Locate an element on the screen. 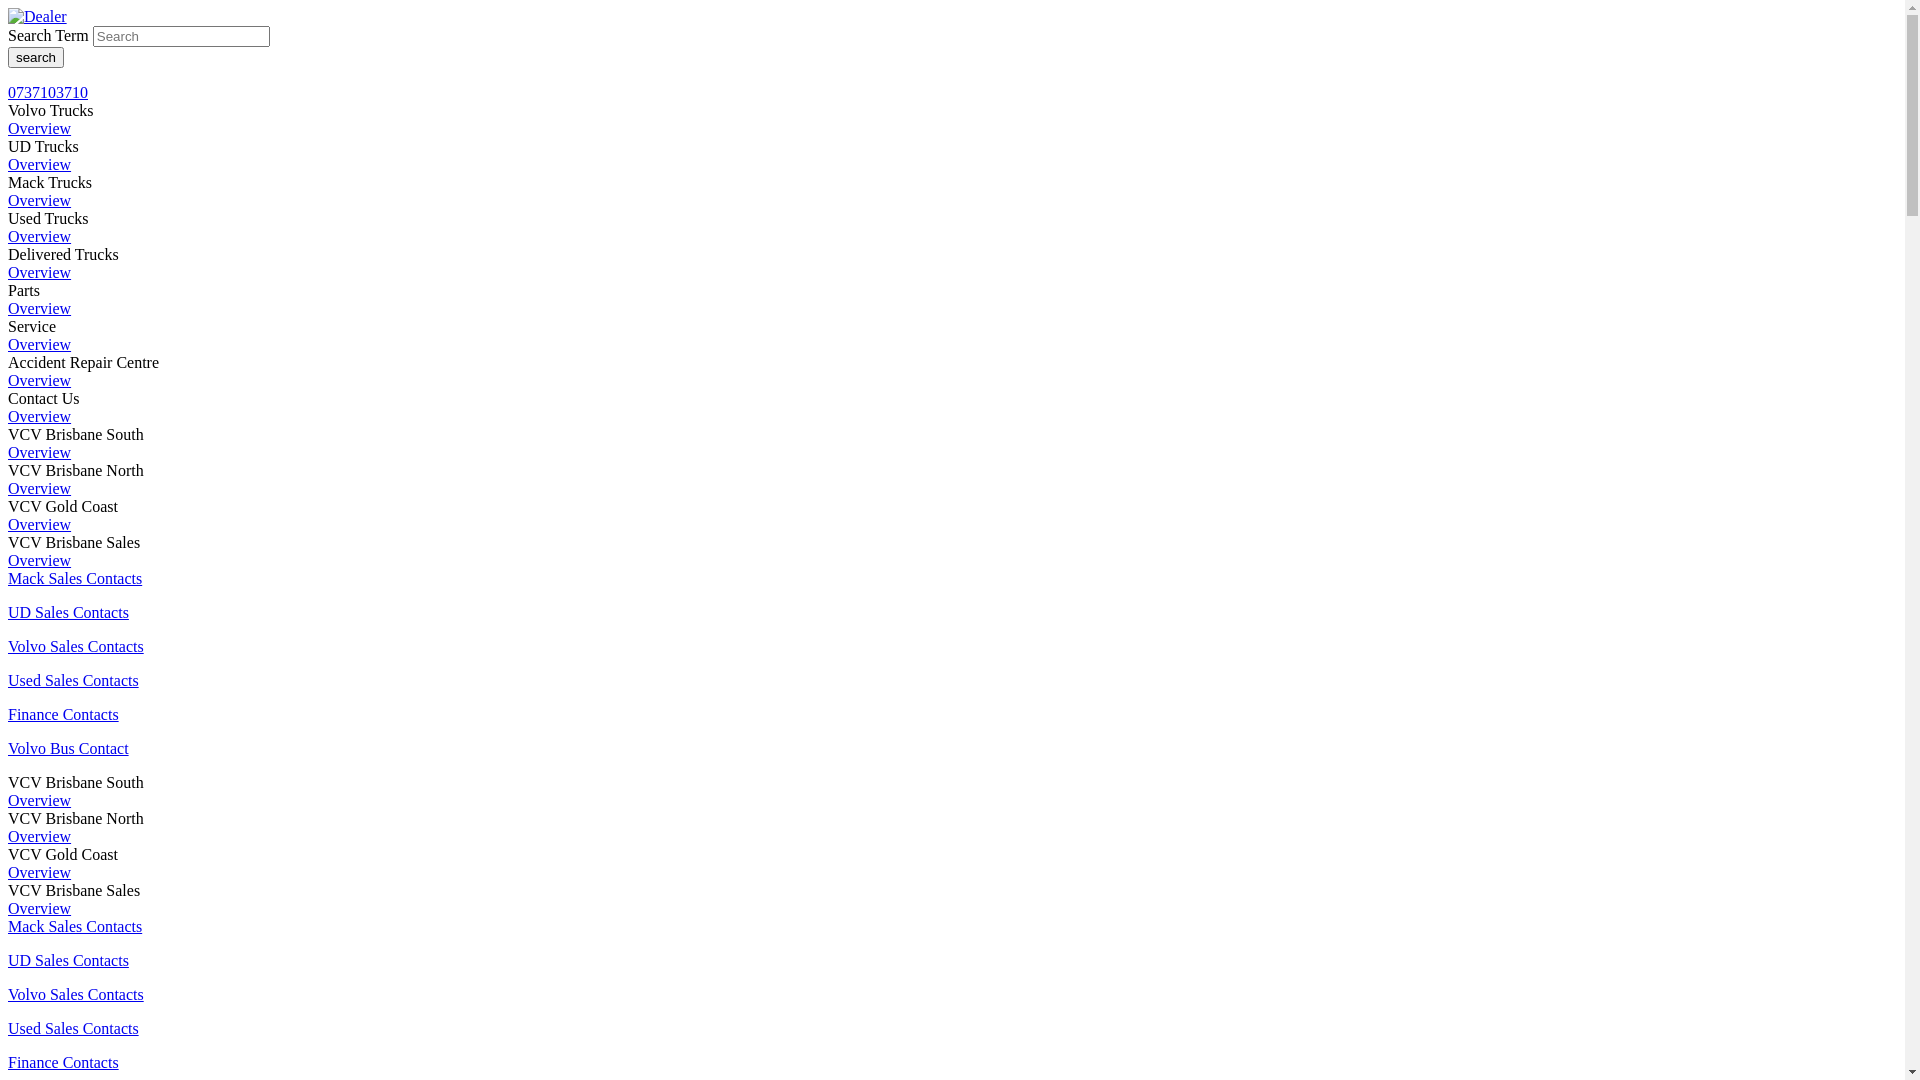 This screenshot has height=1080, width=1920. 'Overview' is located at coordinates (39, 871).